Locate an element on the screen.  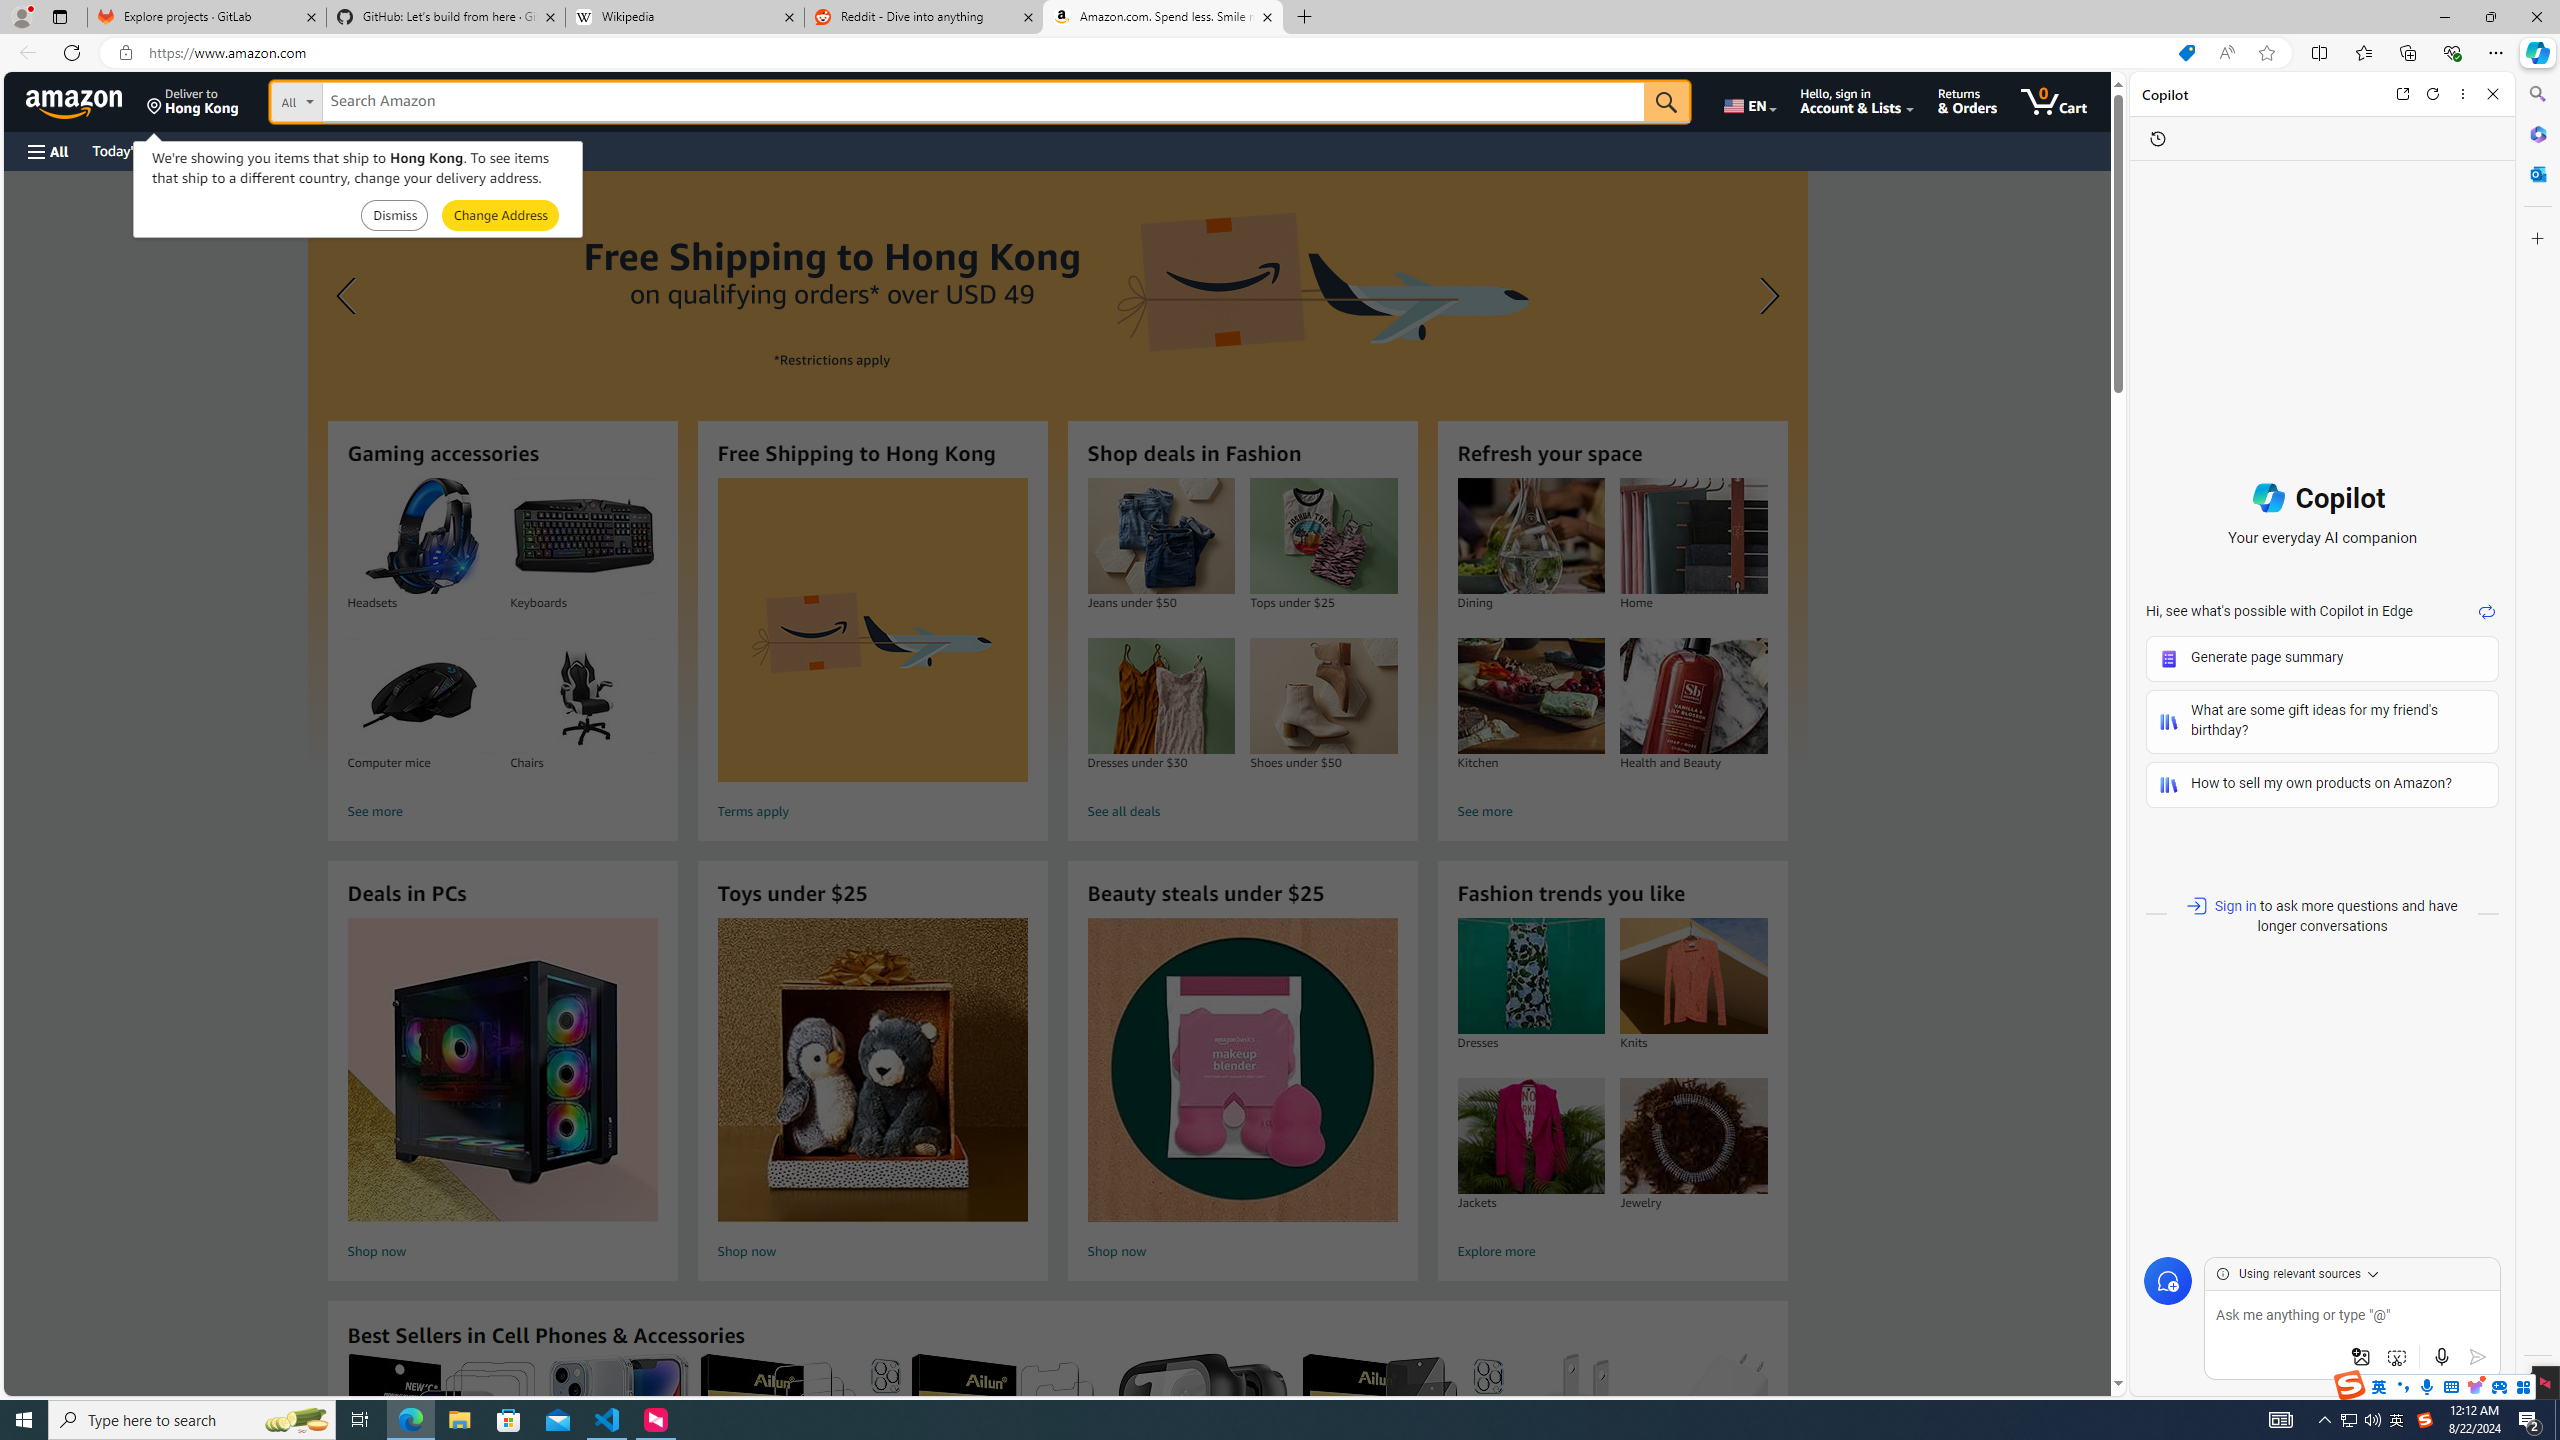
'Dresses under $30' is located at coordinates (1159, 696).